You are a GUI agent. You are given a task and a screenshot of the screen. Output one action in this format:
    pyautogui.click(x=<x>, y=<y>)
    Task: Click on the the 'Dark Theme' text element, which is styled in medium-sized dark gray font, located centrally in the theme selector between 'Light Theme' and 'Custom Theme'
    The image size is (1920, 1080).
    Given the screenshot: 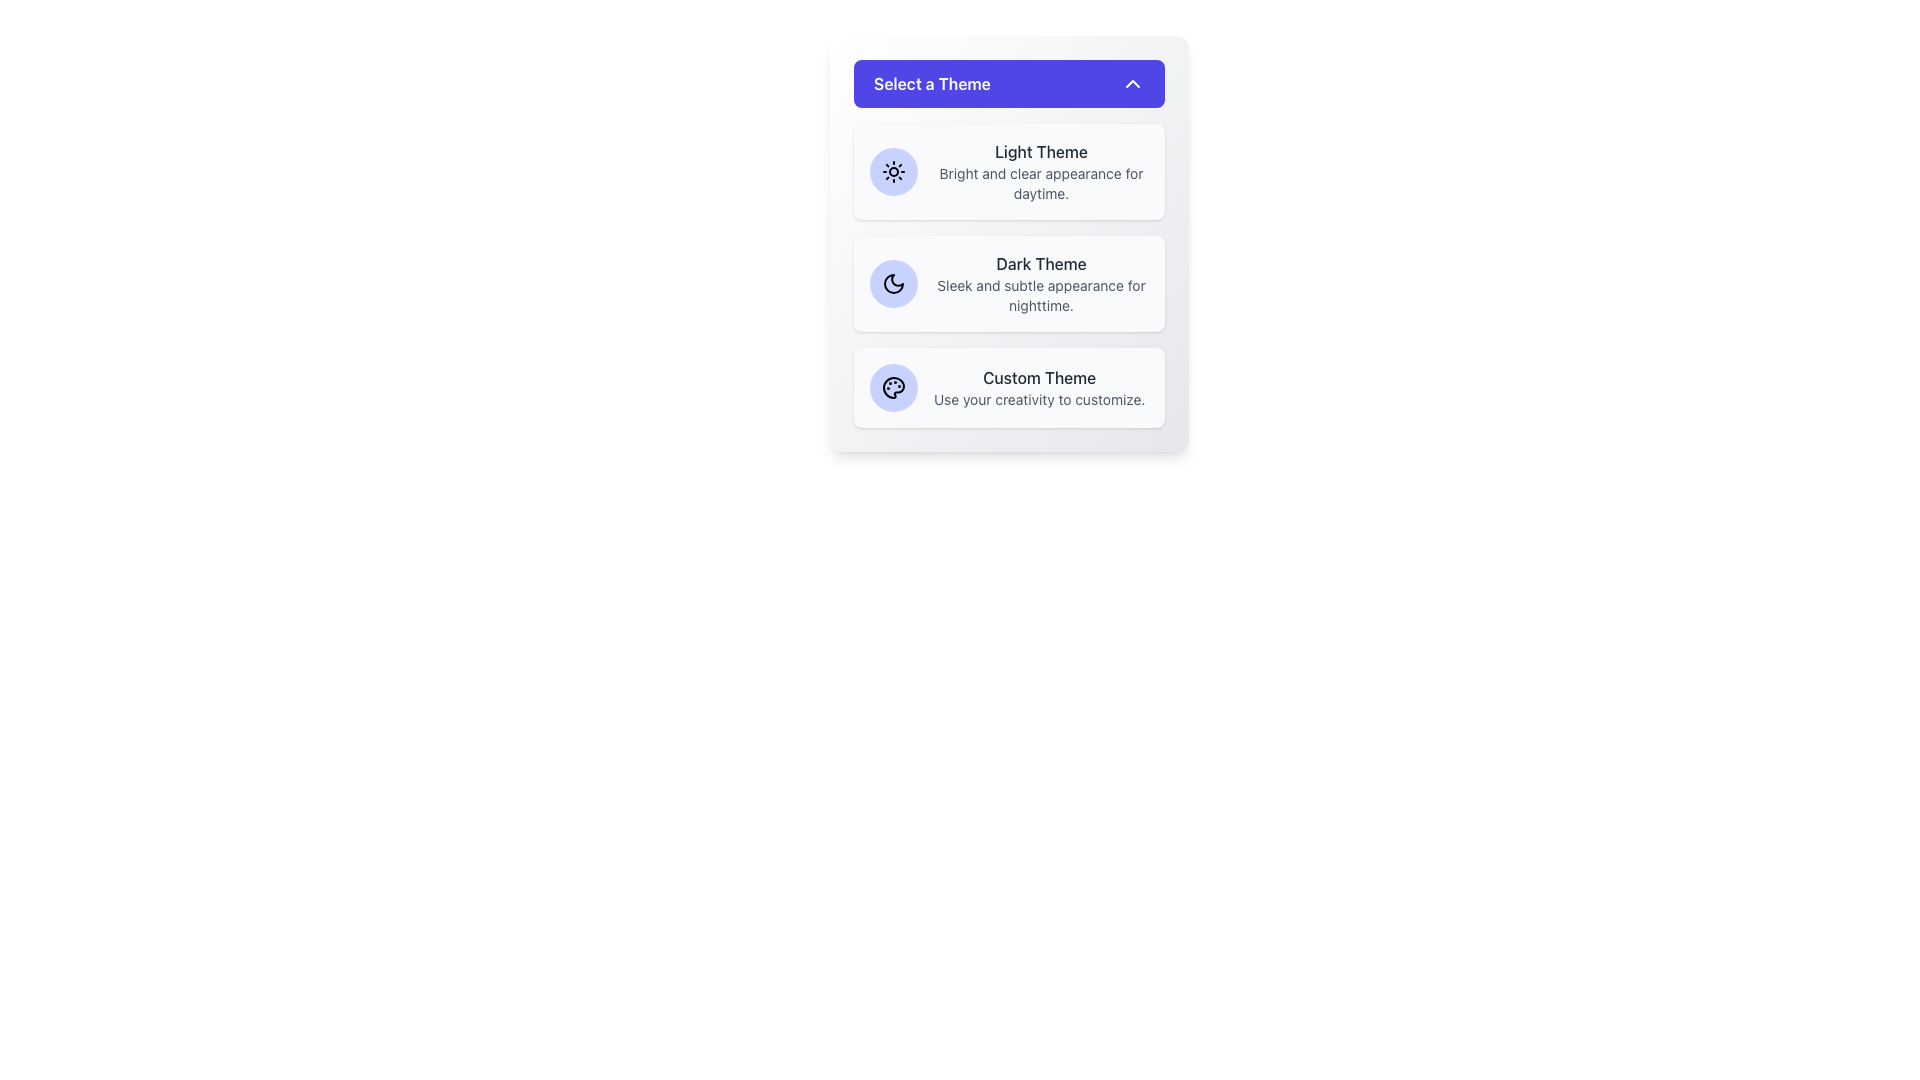 What is the action you would take?
    pyautogui.click(x=1040, y=262)
    